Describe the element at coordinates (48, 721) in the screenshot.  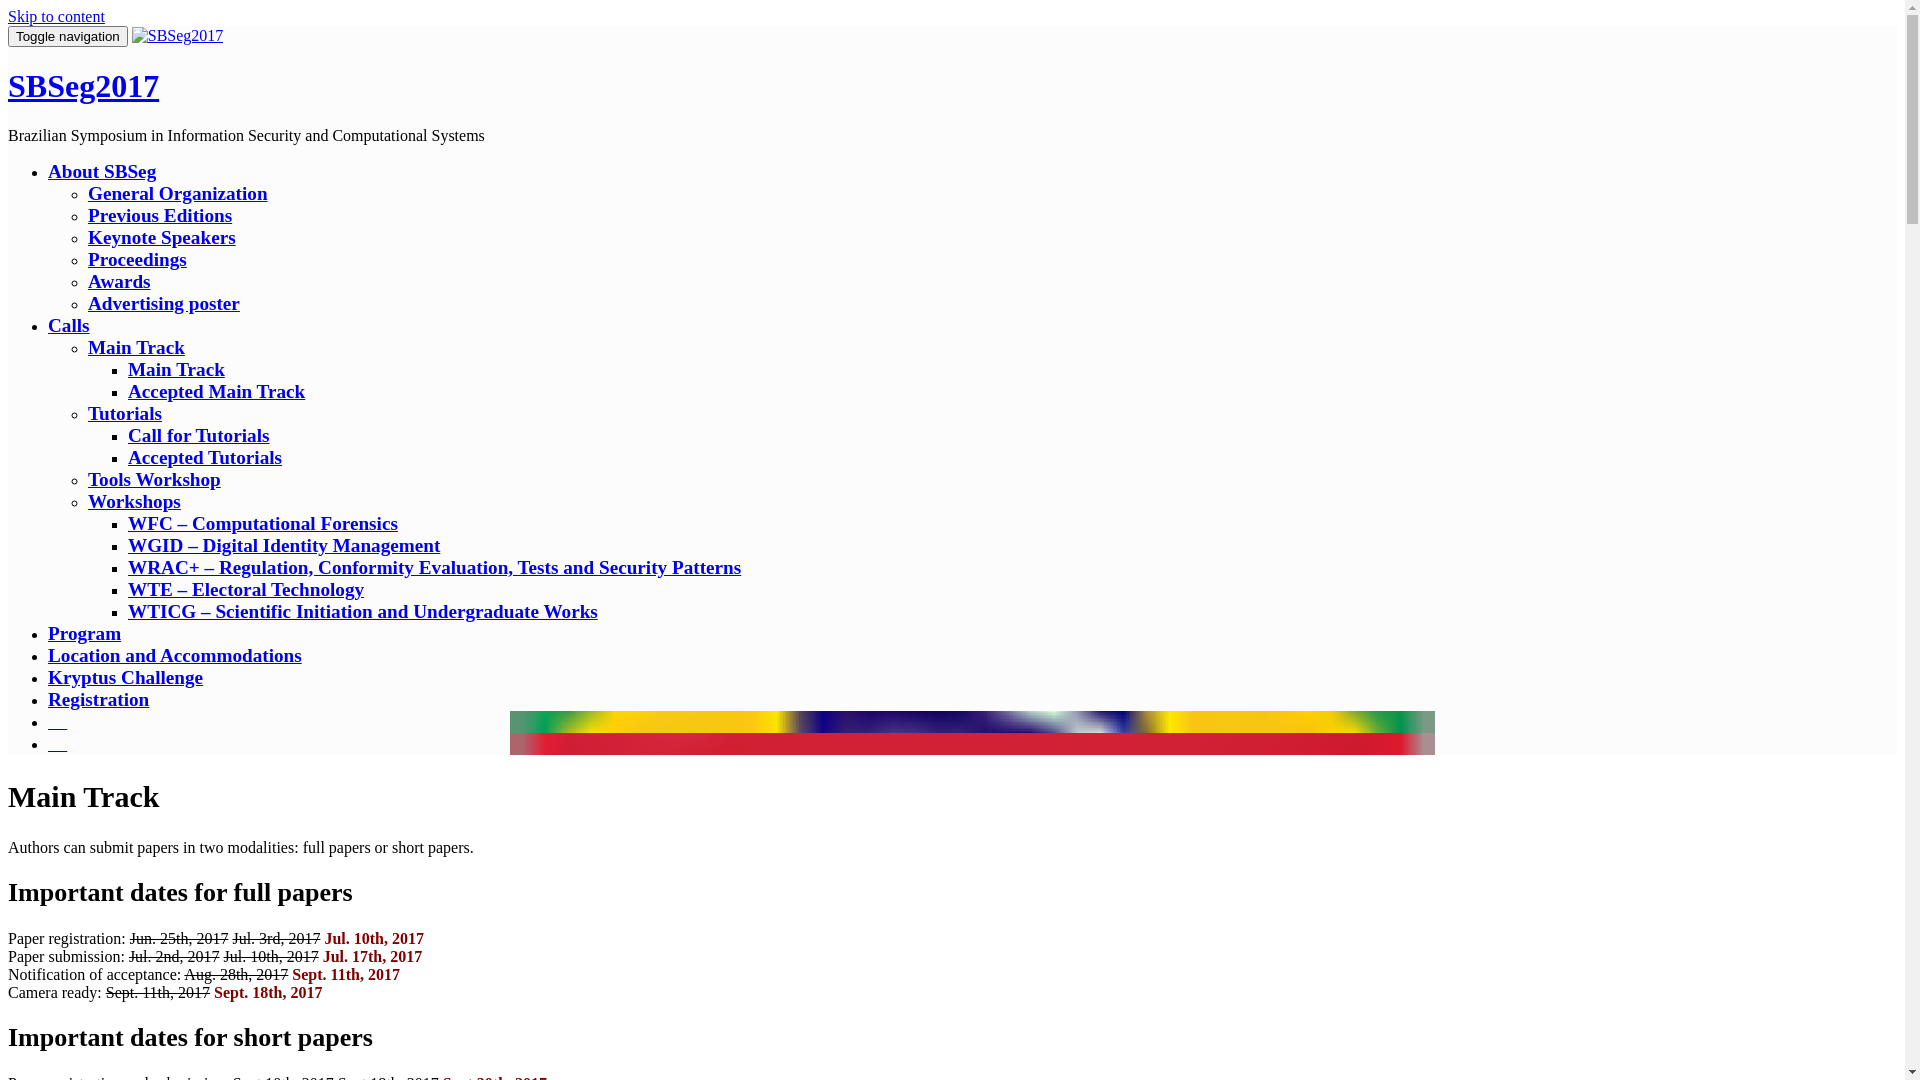
I see `'    '` at that location.